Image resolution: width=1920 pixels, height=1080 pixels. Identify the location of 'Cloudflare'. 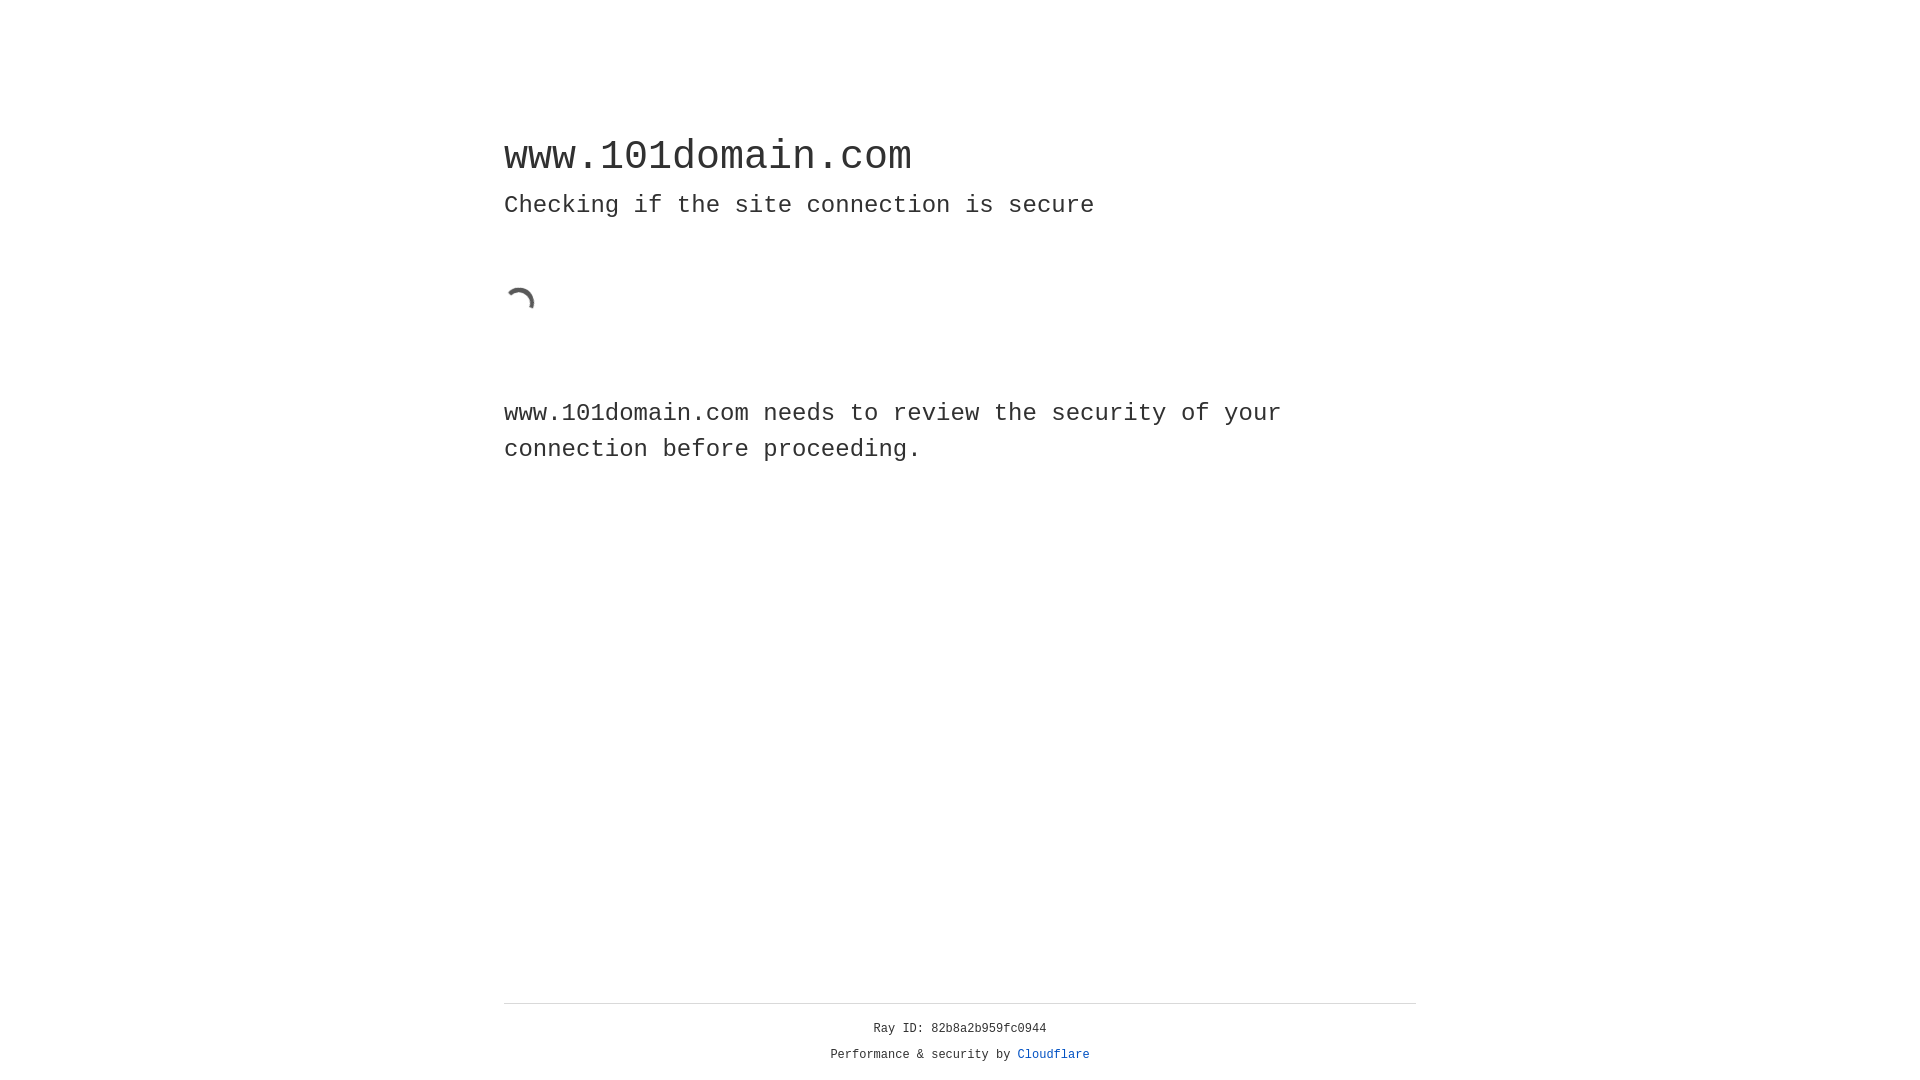
(1053, 1054).